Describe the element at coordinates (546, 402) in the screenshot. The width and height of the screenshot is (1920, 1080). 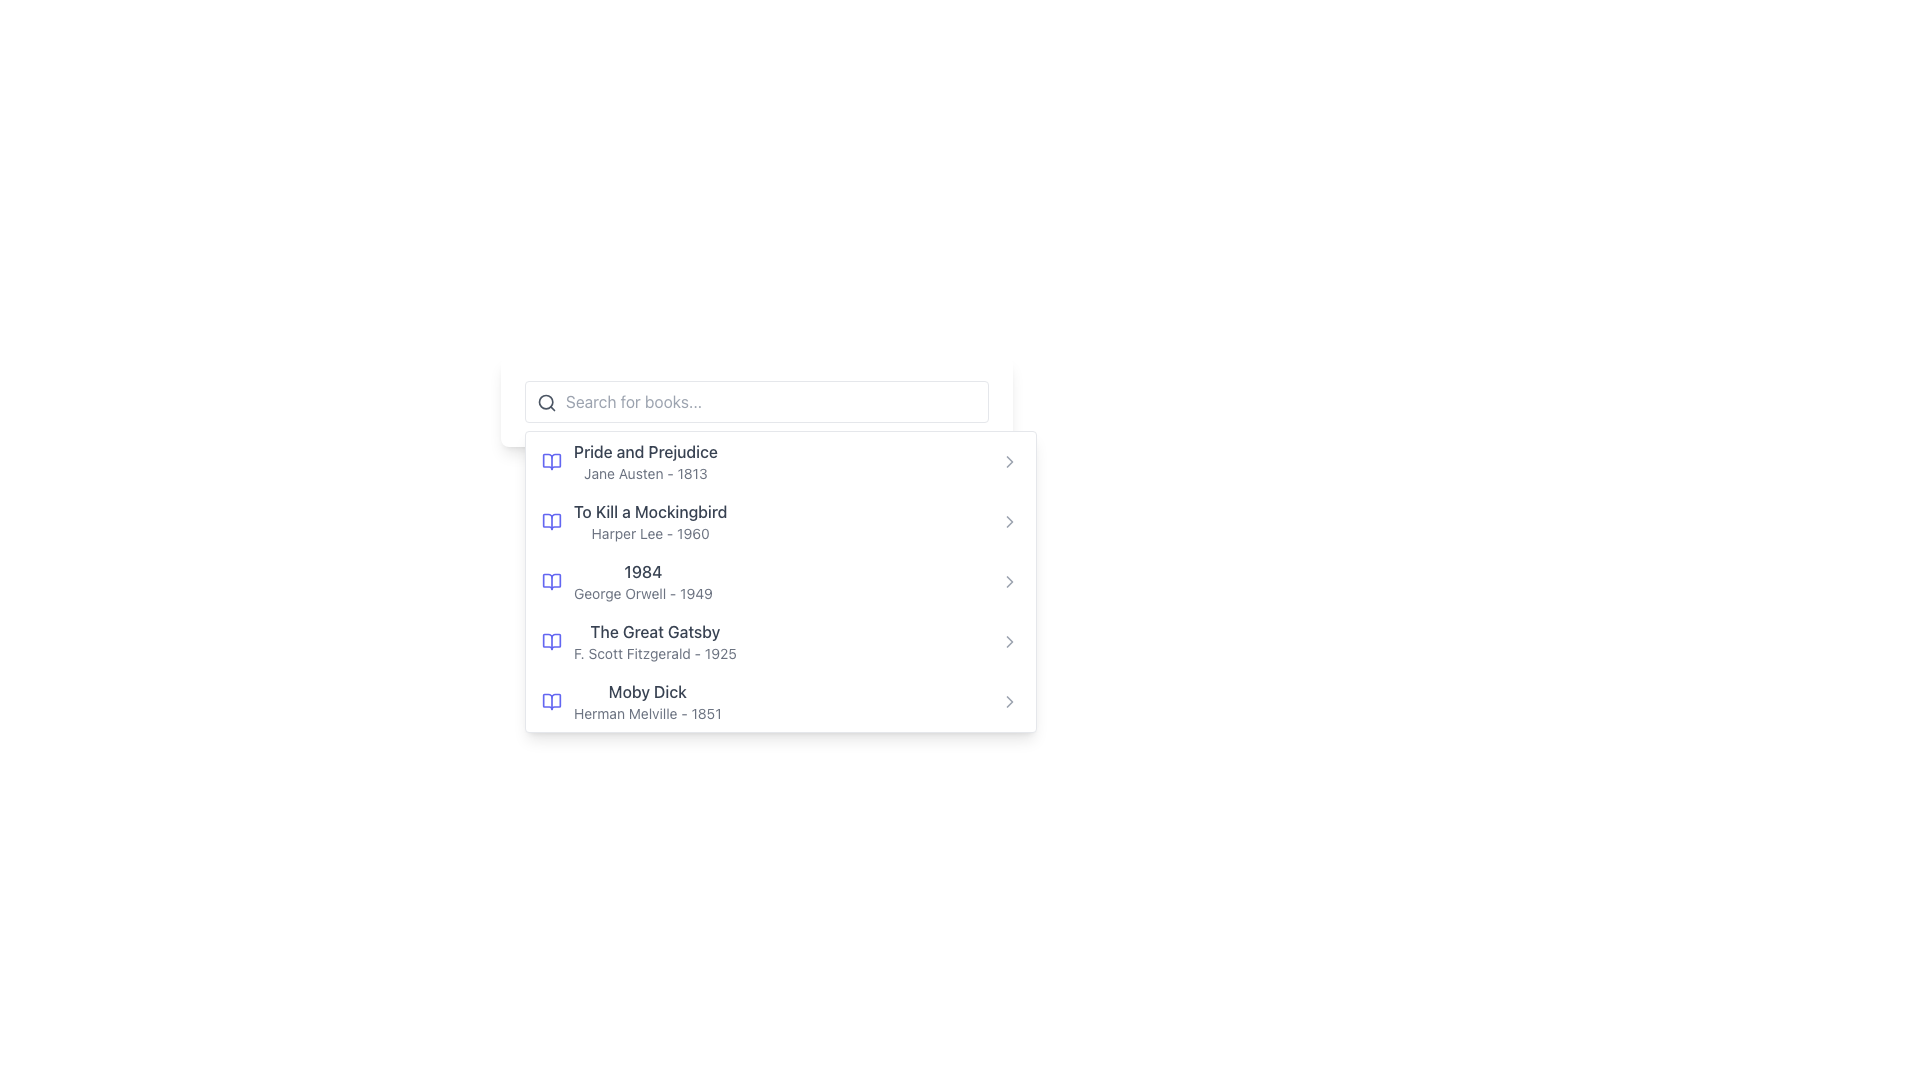
I see `the decorative circle element that forms the body of the search icon located at the top-left corner of the search bar` at that location.